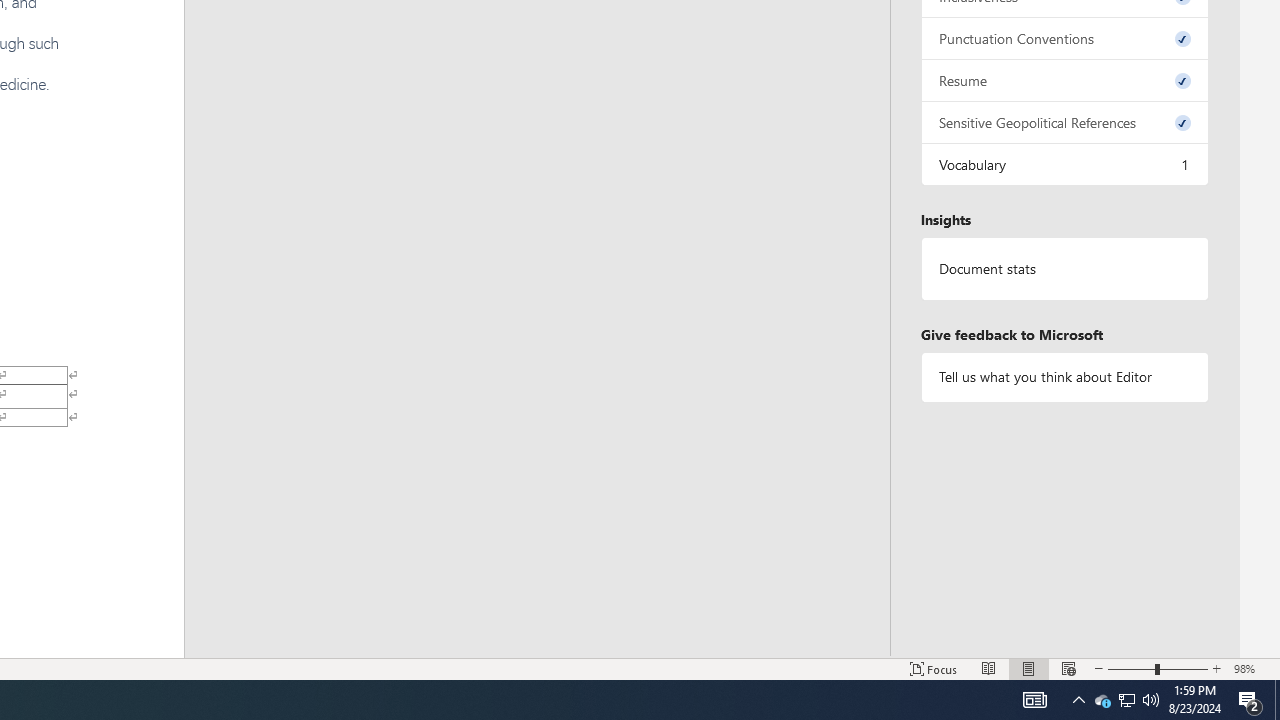  I want to click on 'Print Layout', so click(1029, 669).